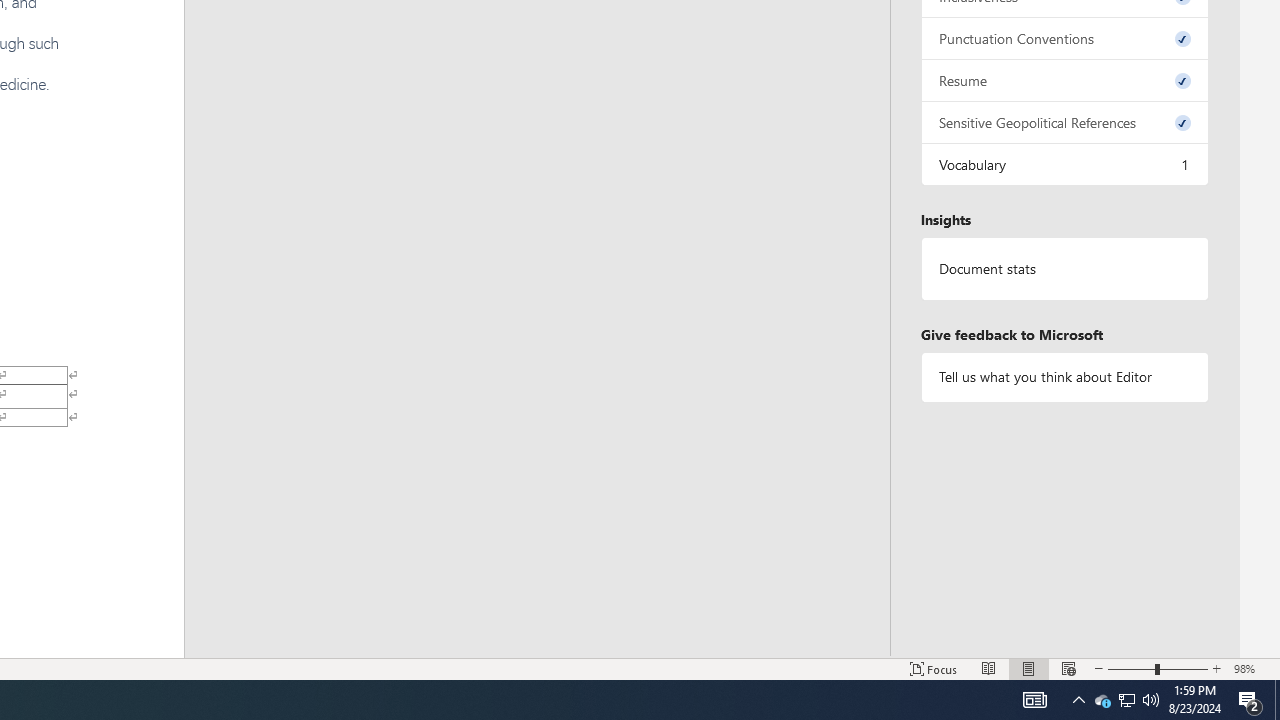  I want to click on 'Print Layout', so click(1029, 669).